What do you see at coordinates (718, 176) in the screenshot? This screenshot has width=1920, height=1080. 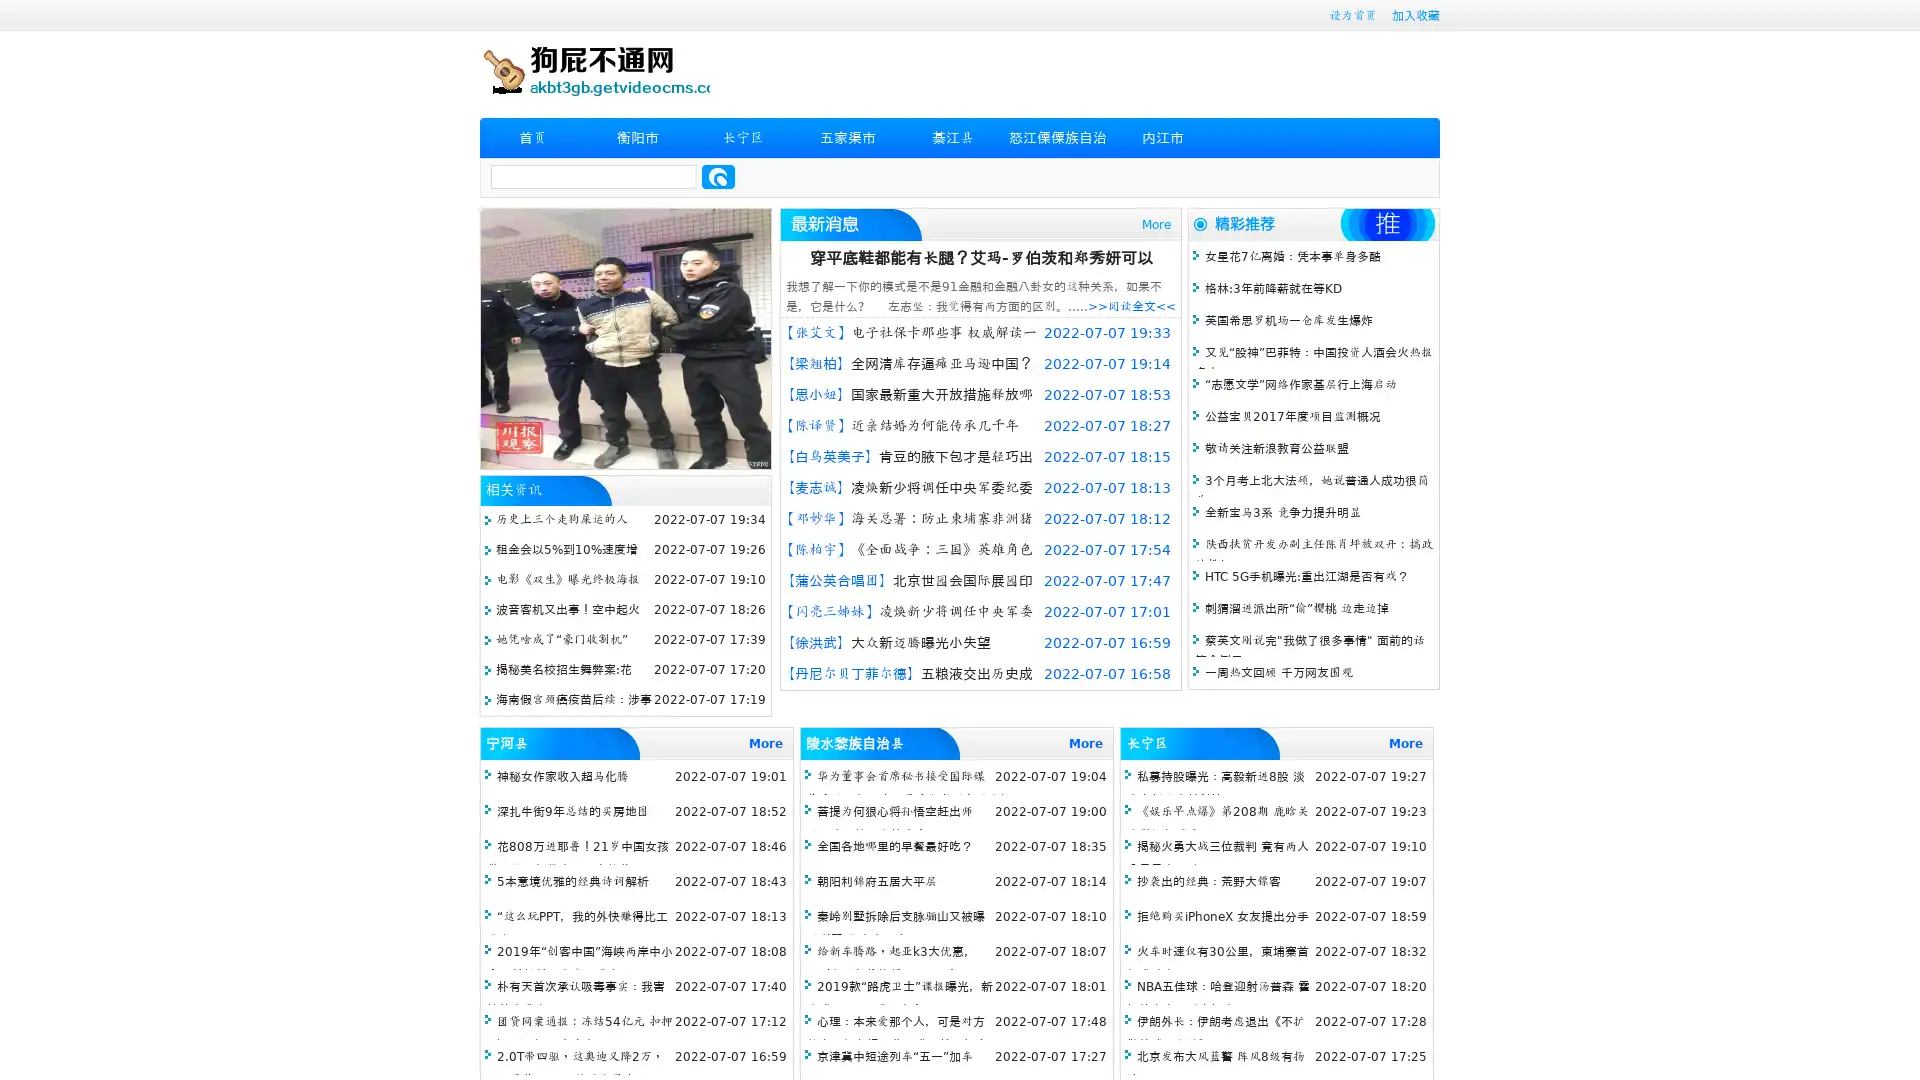 I see `Search` at bounding box center [718, 176].